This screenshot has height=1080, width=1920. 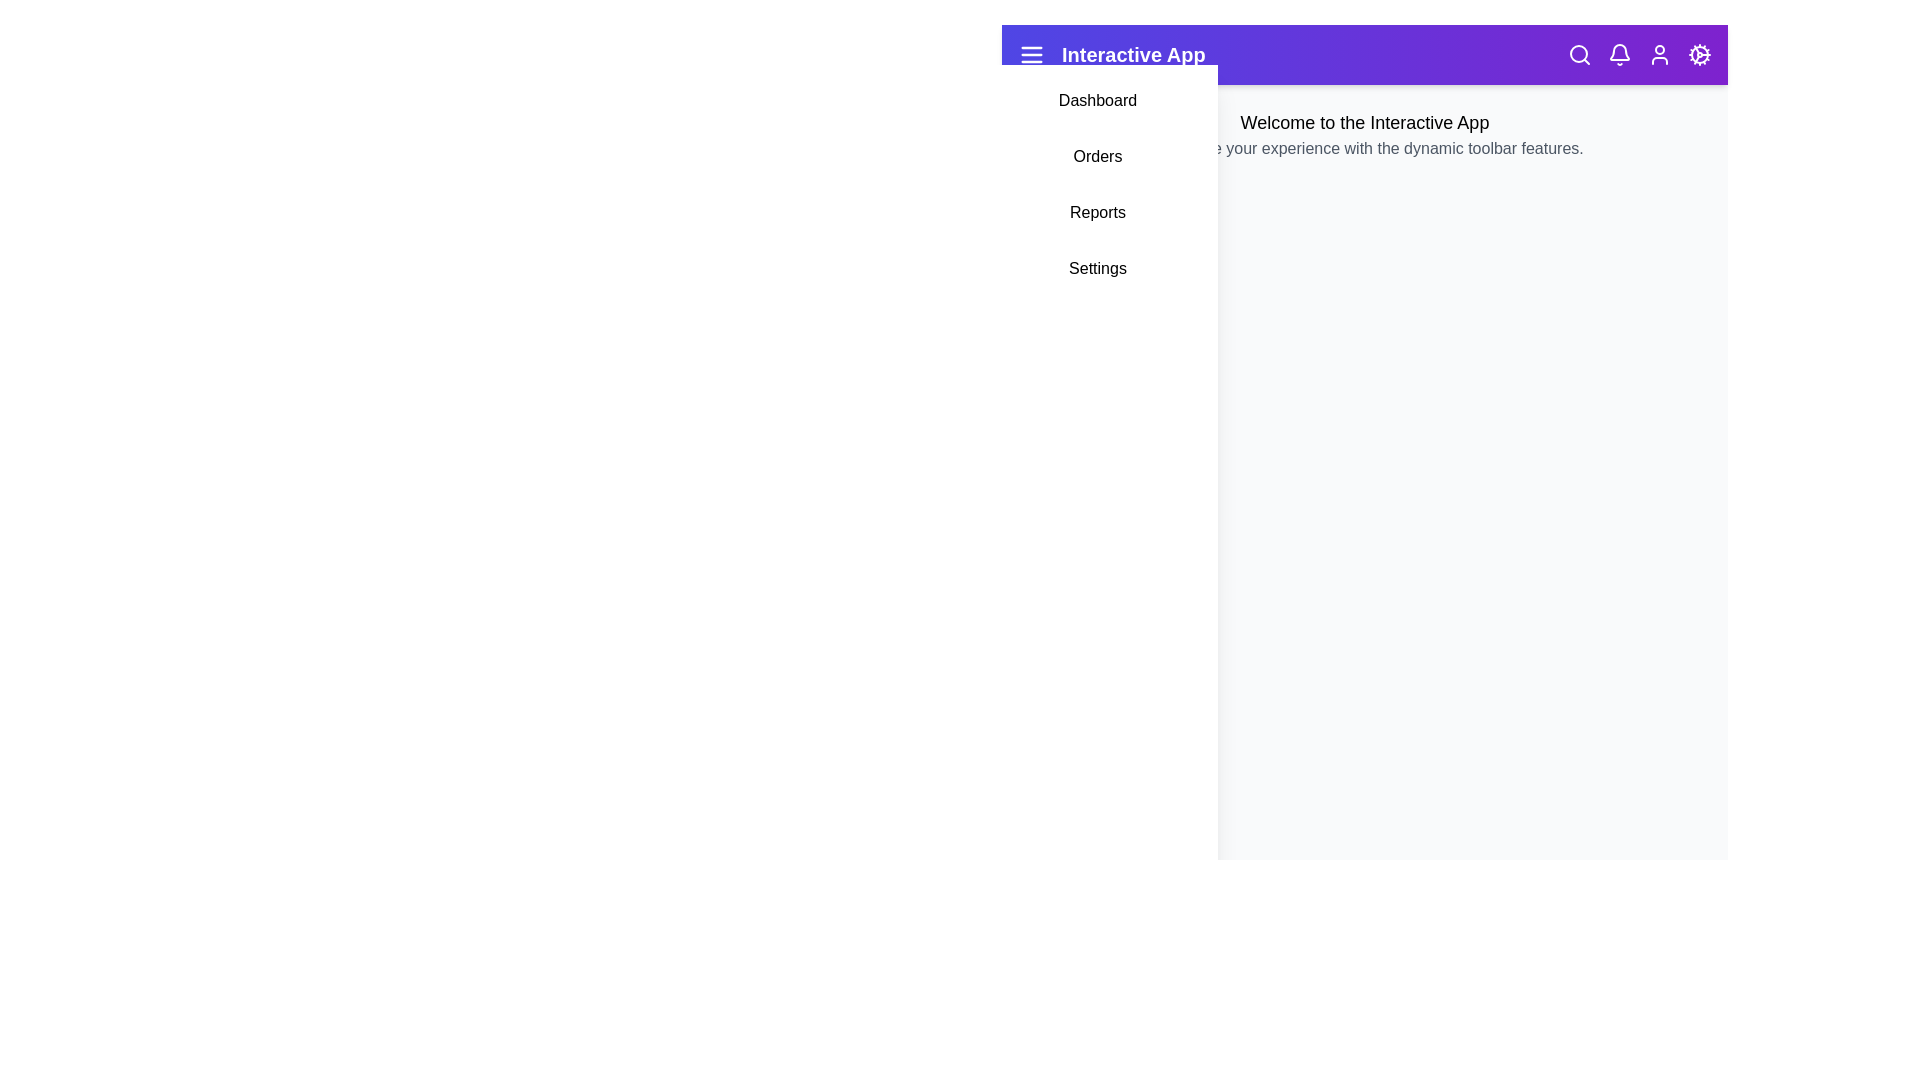 I want to click on the menu icon to toggle the sidebar, so click(x=1032, y=53).